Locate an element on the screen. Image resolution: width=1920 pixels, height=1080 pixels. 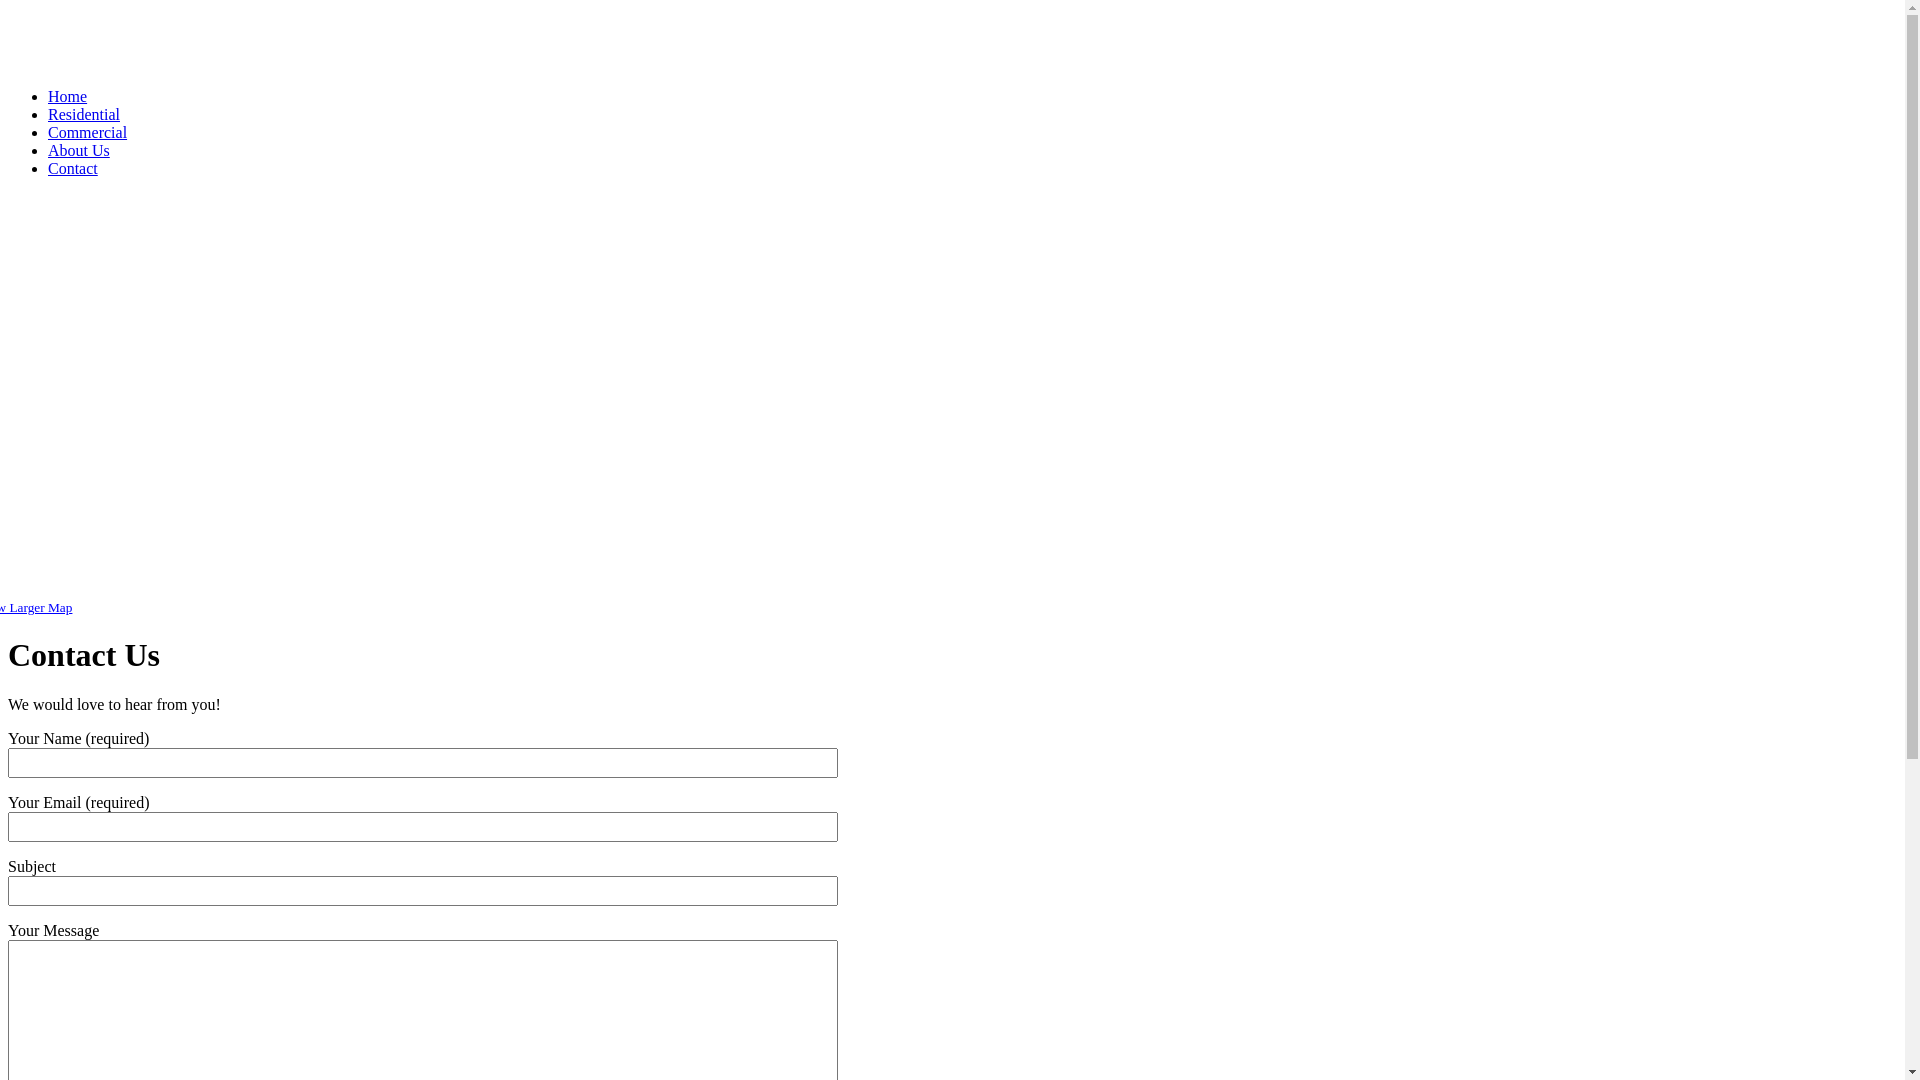
'Contact' is located at coordinates (72, 167).